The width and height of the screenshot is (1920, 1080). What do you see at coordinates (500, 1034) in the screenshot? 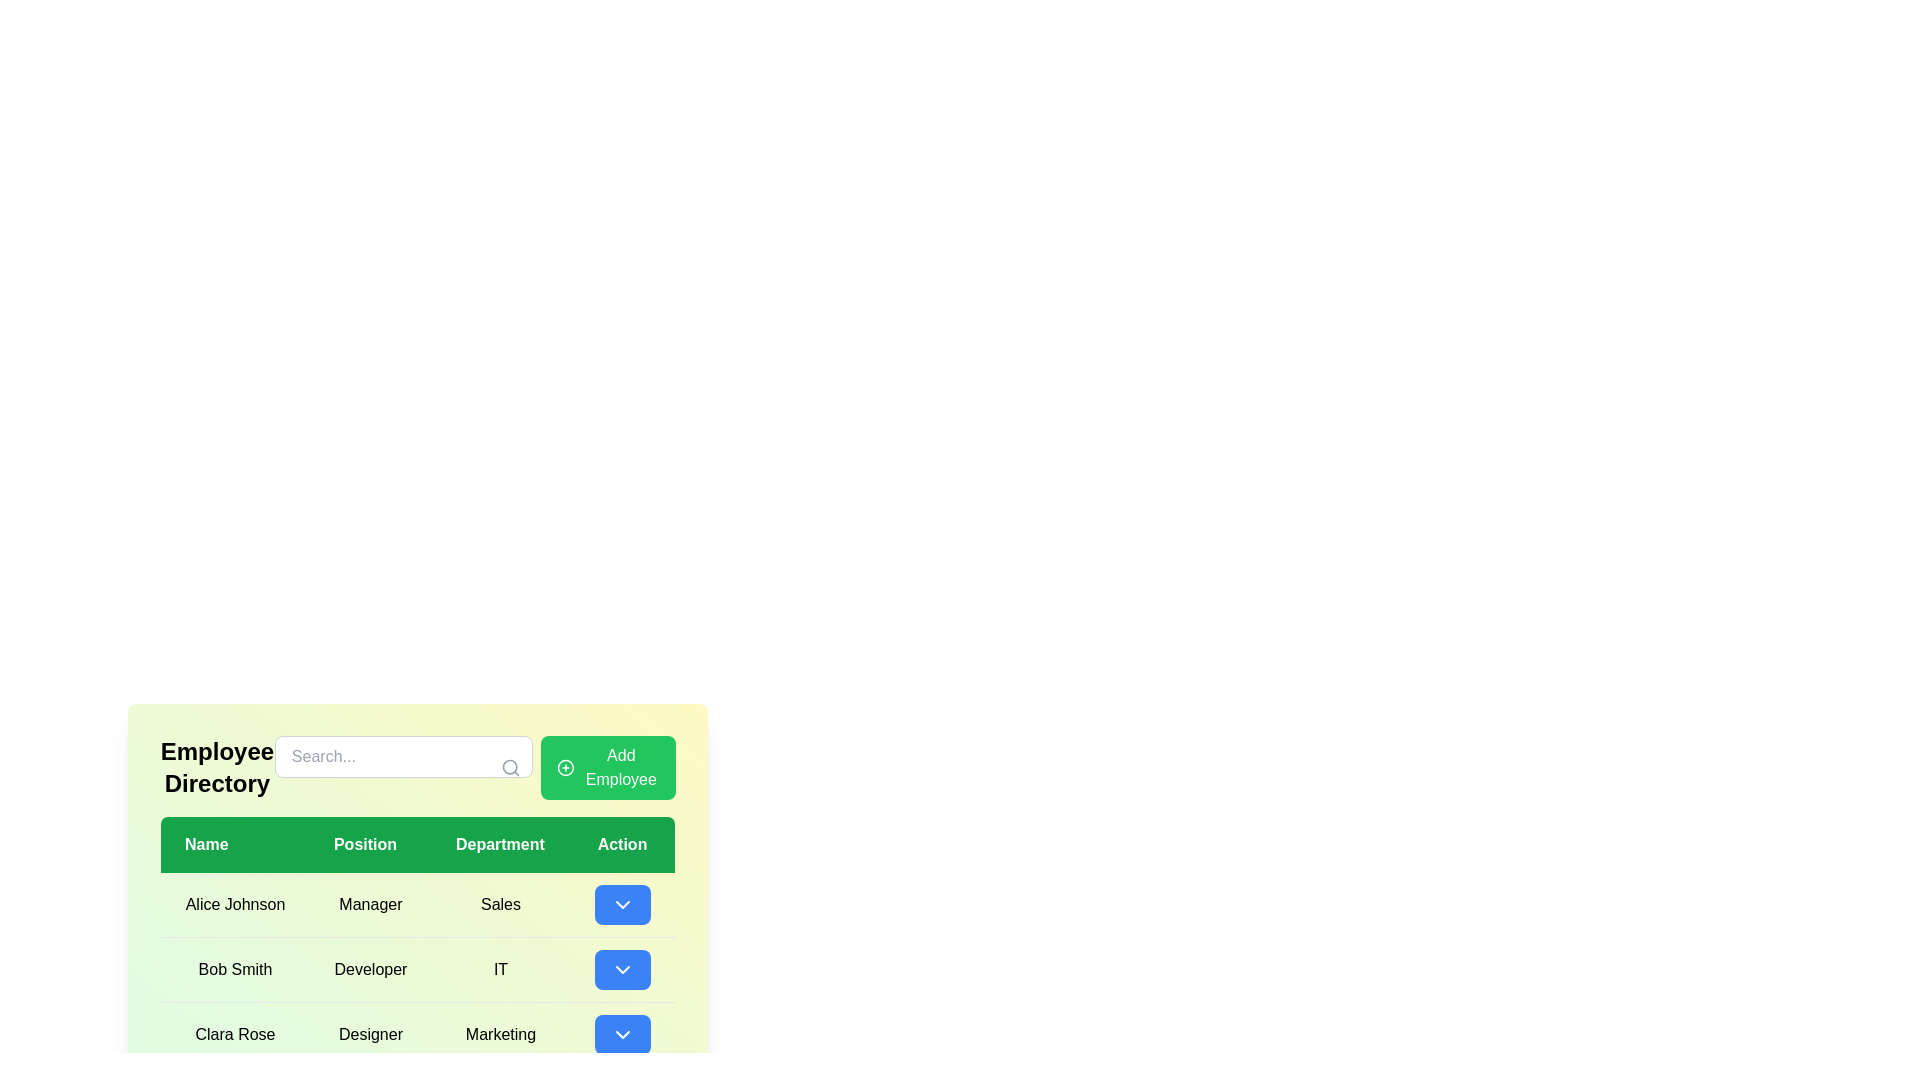
I see `the 'Marketing' text label located in the third row of the 'Department' column under the employee 'Clara Rose'` at bounding box center [500, 1034].